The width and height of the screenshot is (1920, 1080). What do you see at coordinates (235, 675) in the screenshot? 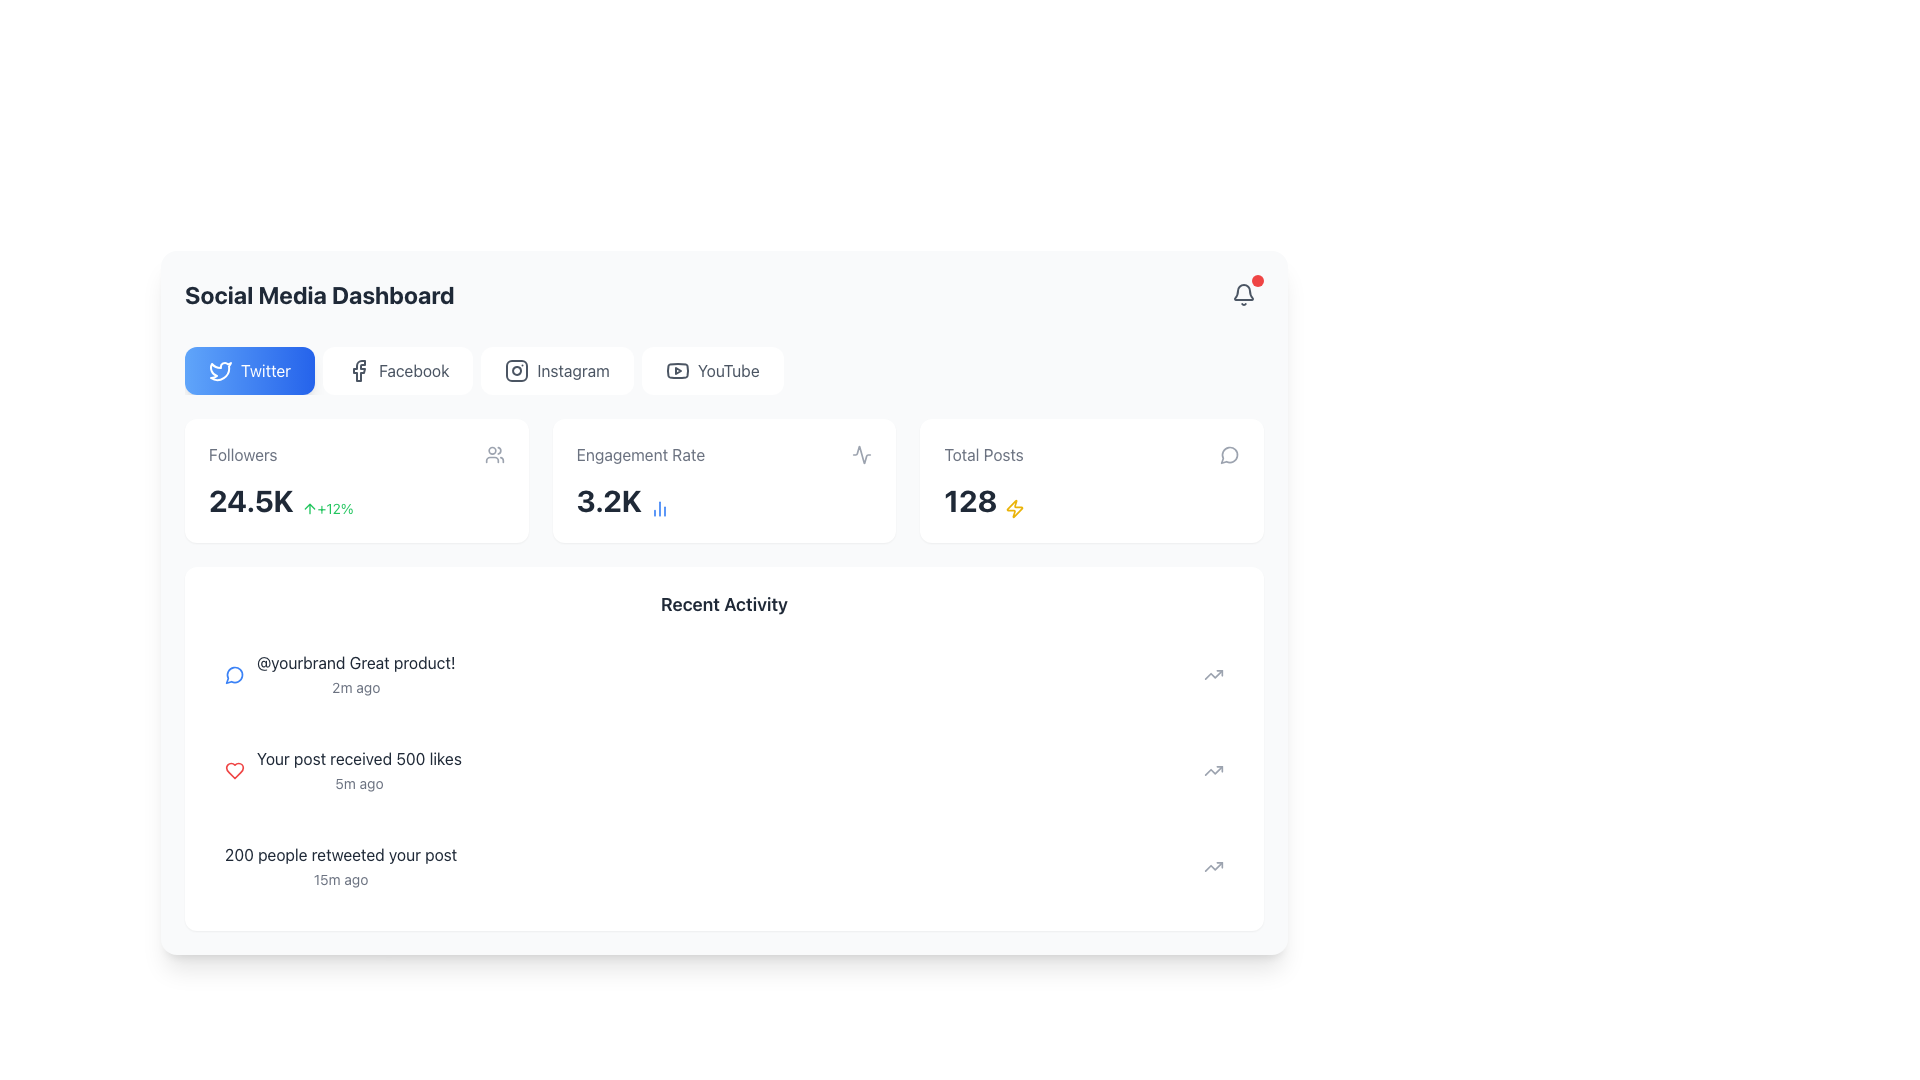
I see `the circular message/comment icon with a blue stroke located in the 'Recent Activity' section, positioned to the left of the text '@yourbrand Great product! 2m ago'` at bounding box center [235, 675].